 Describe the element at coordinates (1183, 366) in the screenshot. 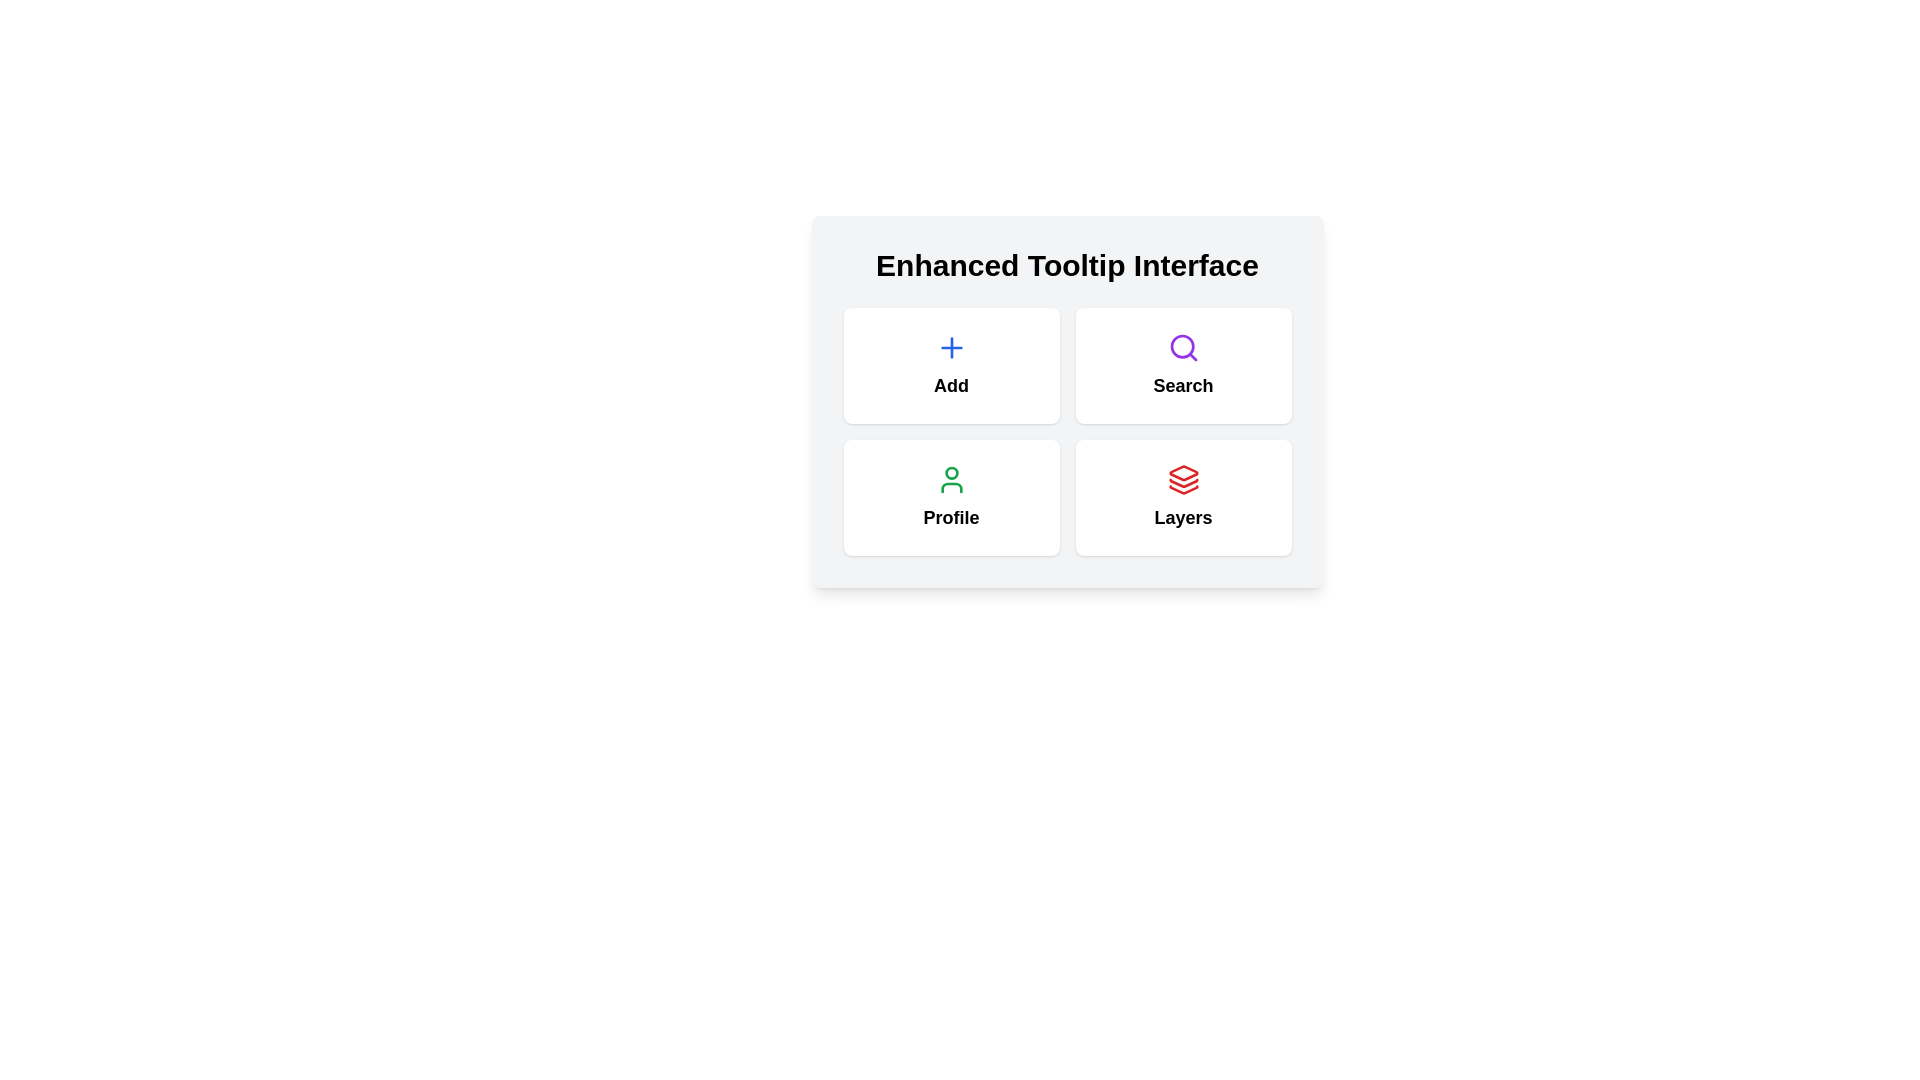

I see `the interactive 'Search' button located at the top-right position of the grid layout, which features a purple magnifying glass icon and the label 'Search'` at that location.